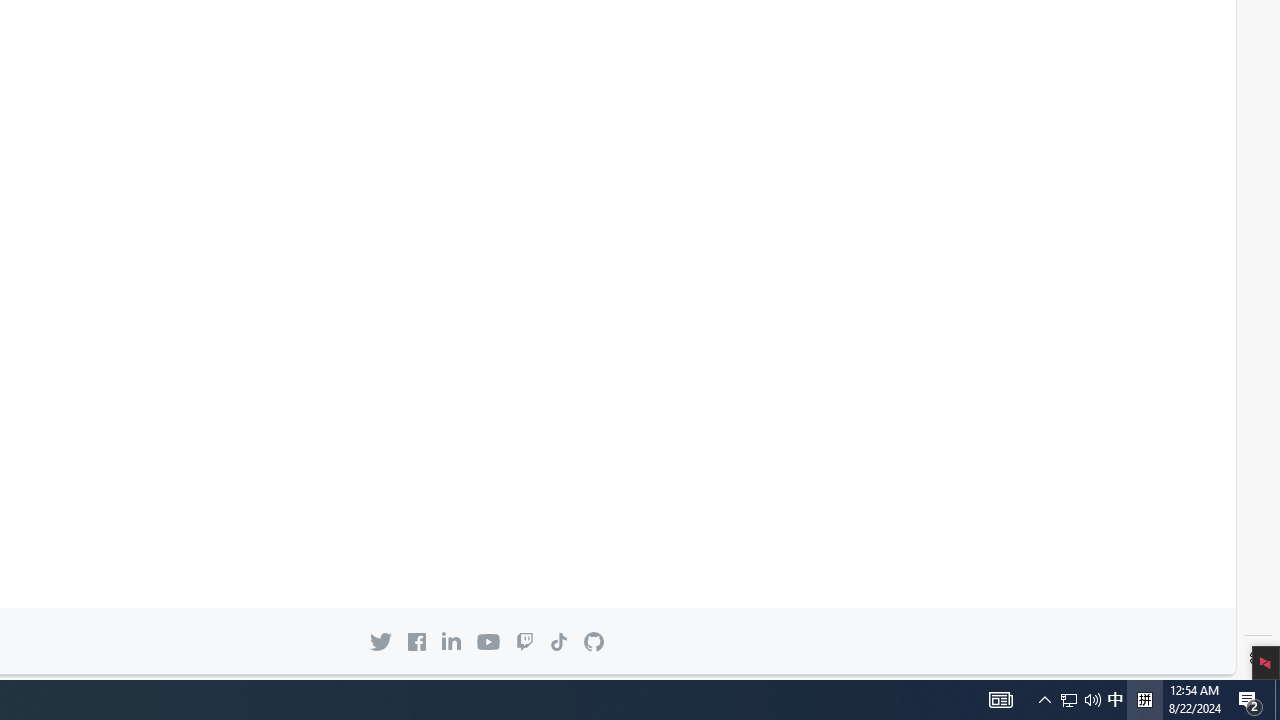 This screenshot has width=1280, height=720. Describe the element at coordinates (450, 641) in the screenshot. I see `'Linkedin icon'` at that location.